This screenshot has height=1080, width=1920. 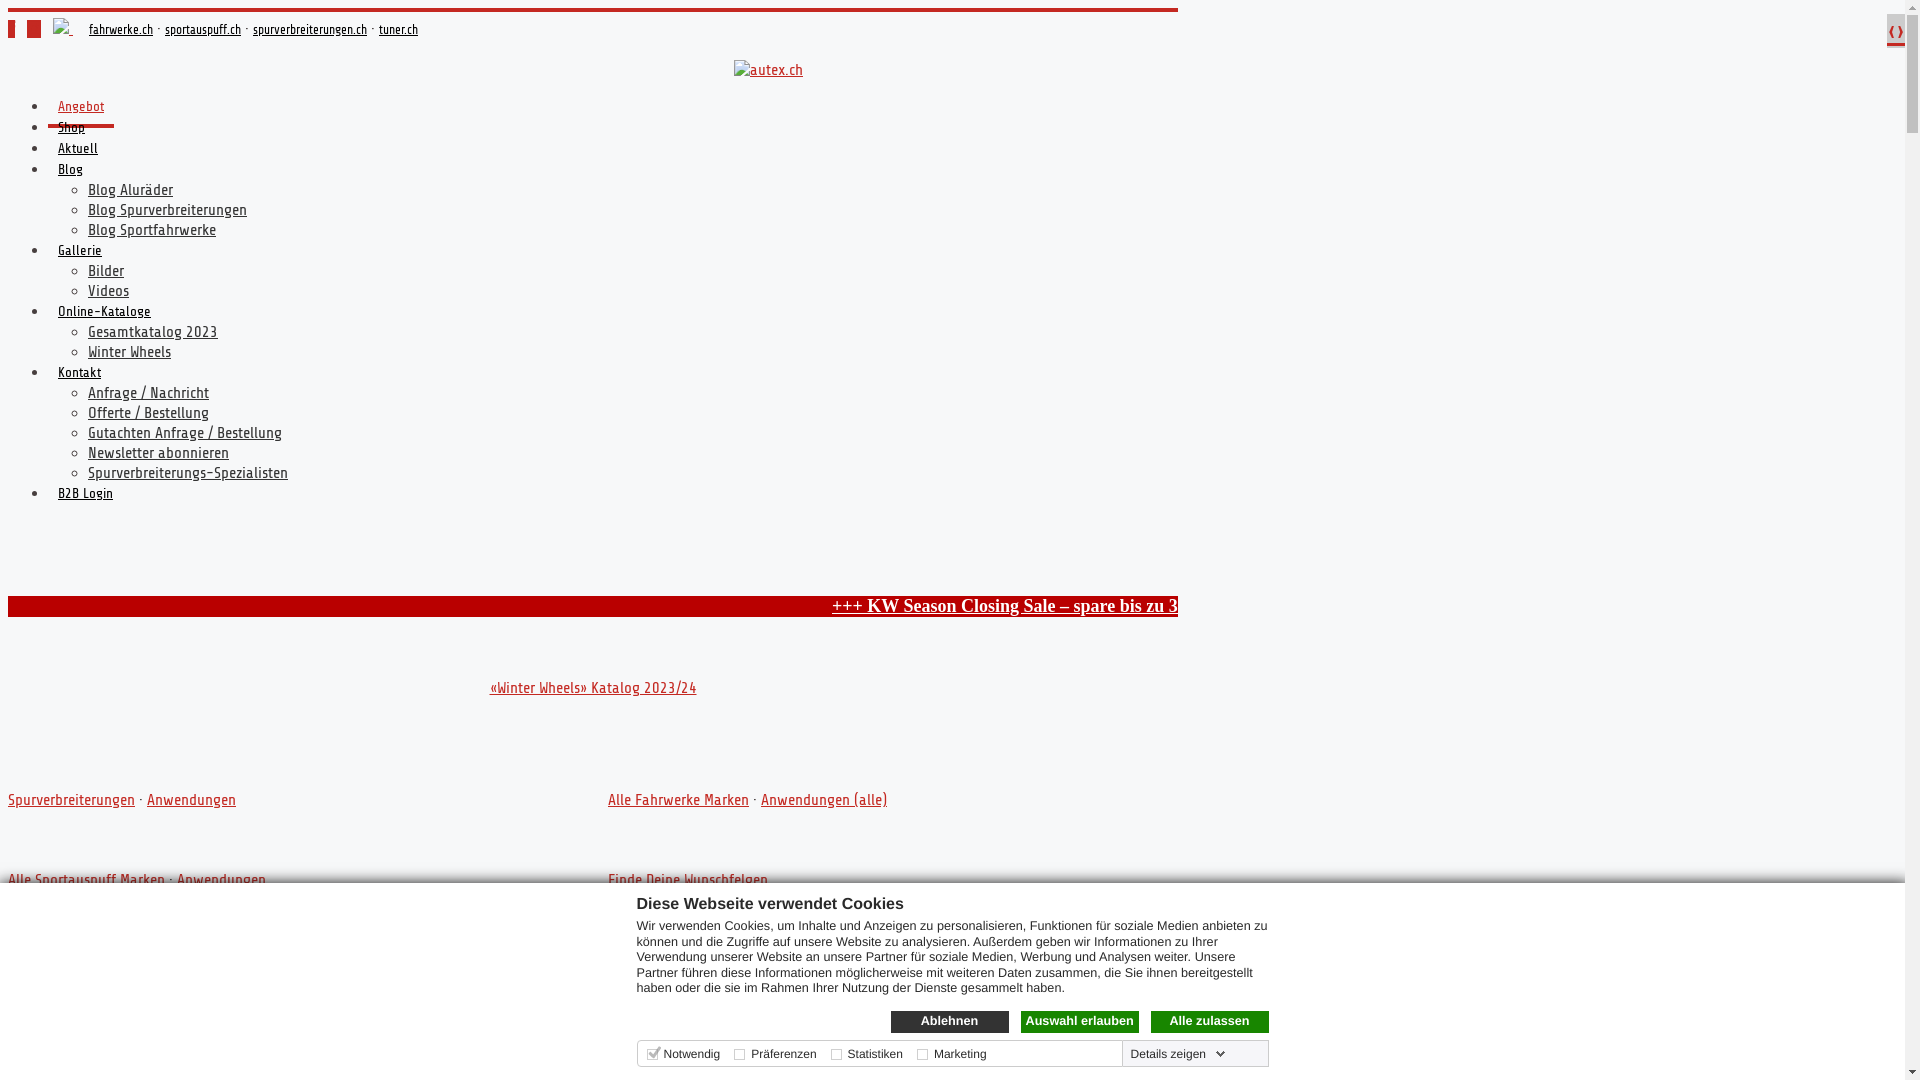 What do you see at coordinates (104, 270) in the screenshot?
I see `'Bilder'` at bounding box center [104, 270].